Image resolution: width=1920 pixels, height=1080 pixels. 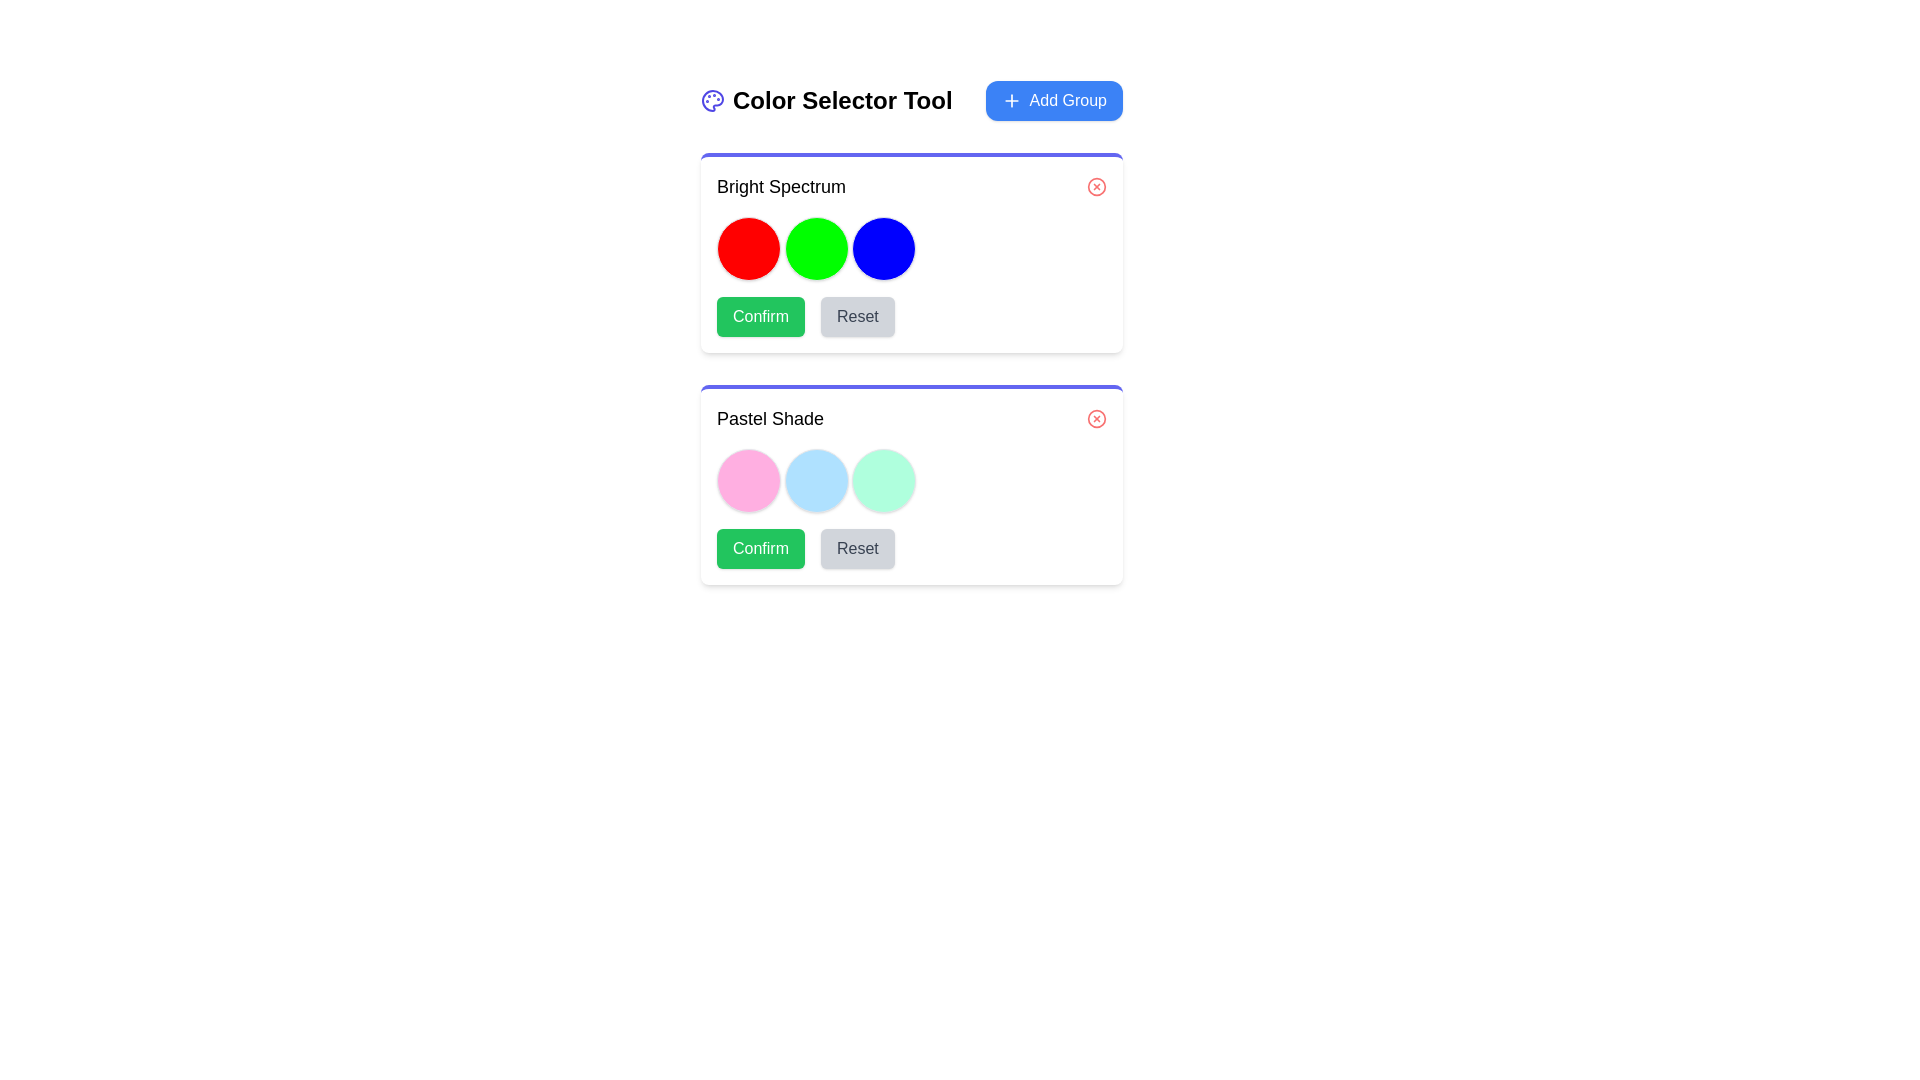 What do you see at coordinates (760, 315) in the screenshot?
I see `the color confirmation button located at the bottom-left side of the 'Bright Spectrum' panel to change its color` at bounding box center [760, 315].